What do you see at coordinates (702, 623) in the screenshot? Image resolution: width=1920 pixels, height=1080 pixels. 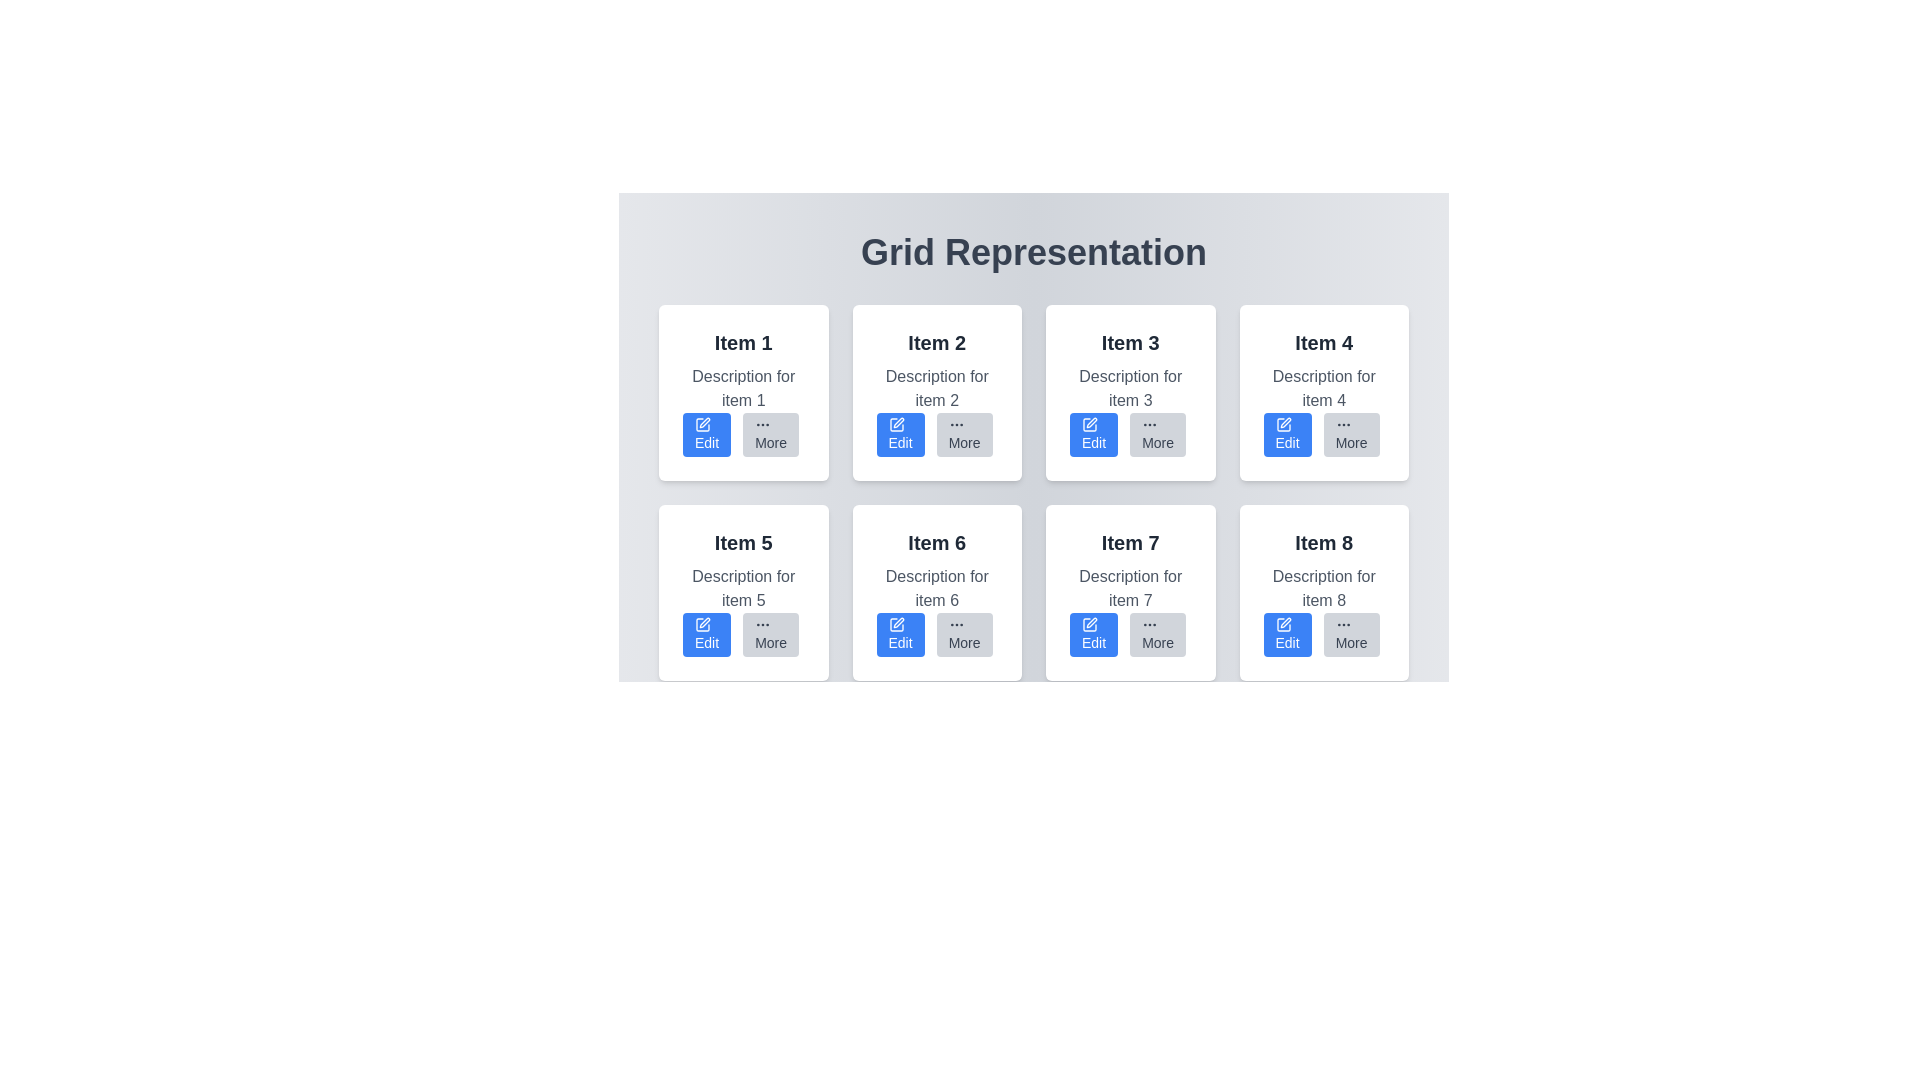 I see `the dark blue icon resembling a square with a pen overlayed, which is embedded within the bright blue 'Edit' button located in the card labeled 'Item 5' in the second row, first column of the grid layout` at bounding box center [702, 623].